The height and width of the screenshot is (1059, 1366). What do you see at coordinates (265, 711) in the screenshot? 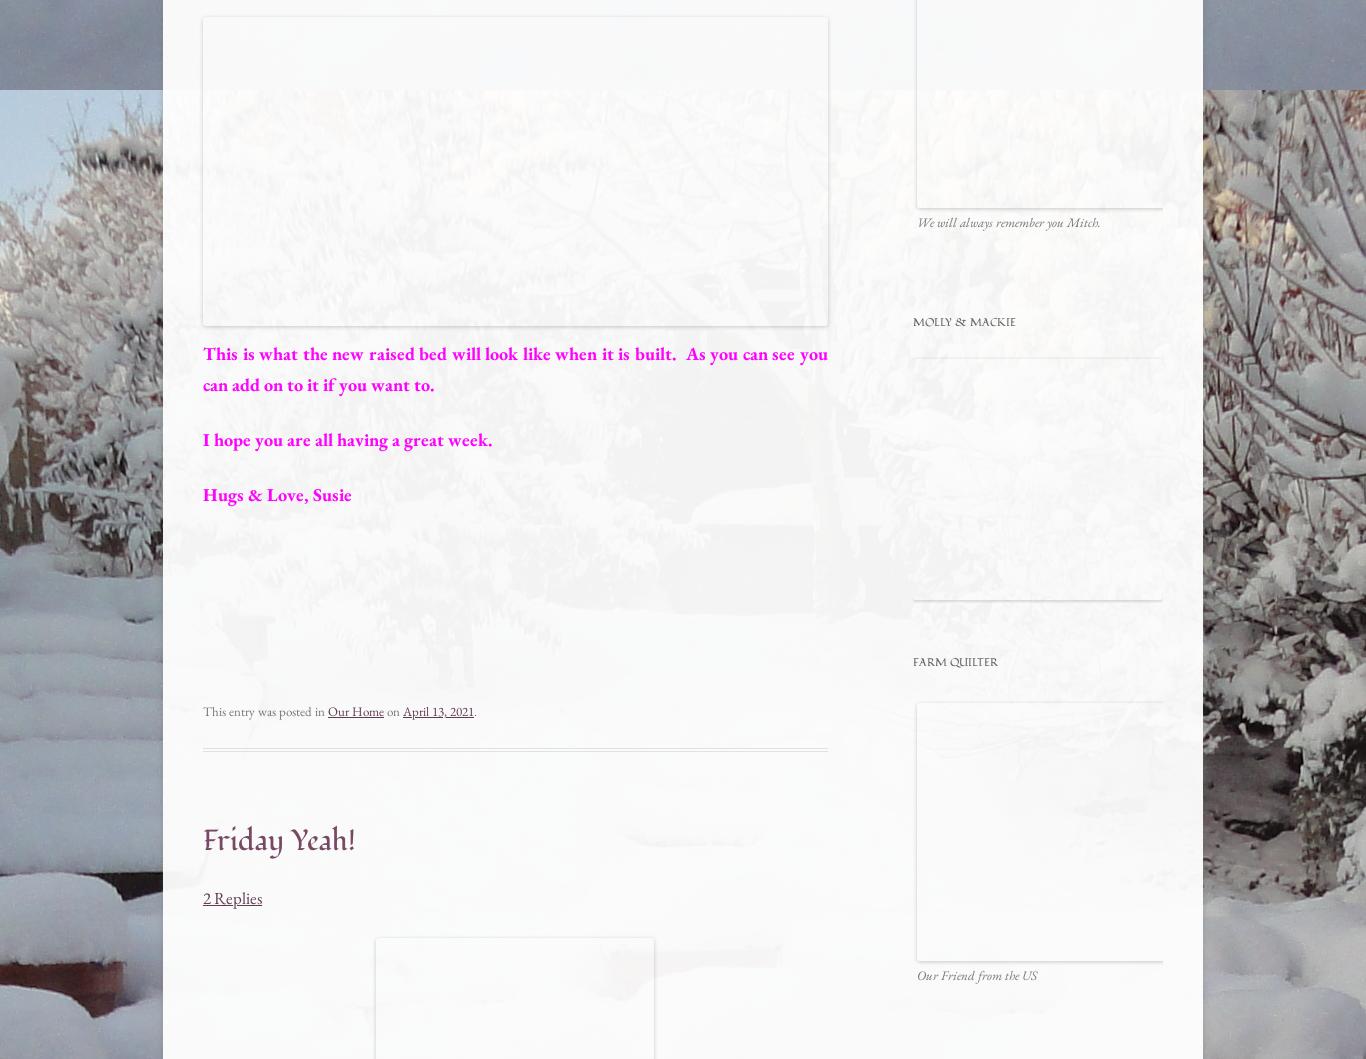
I see `'This entry was posted in'` at bounding box center [265, 711].